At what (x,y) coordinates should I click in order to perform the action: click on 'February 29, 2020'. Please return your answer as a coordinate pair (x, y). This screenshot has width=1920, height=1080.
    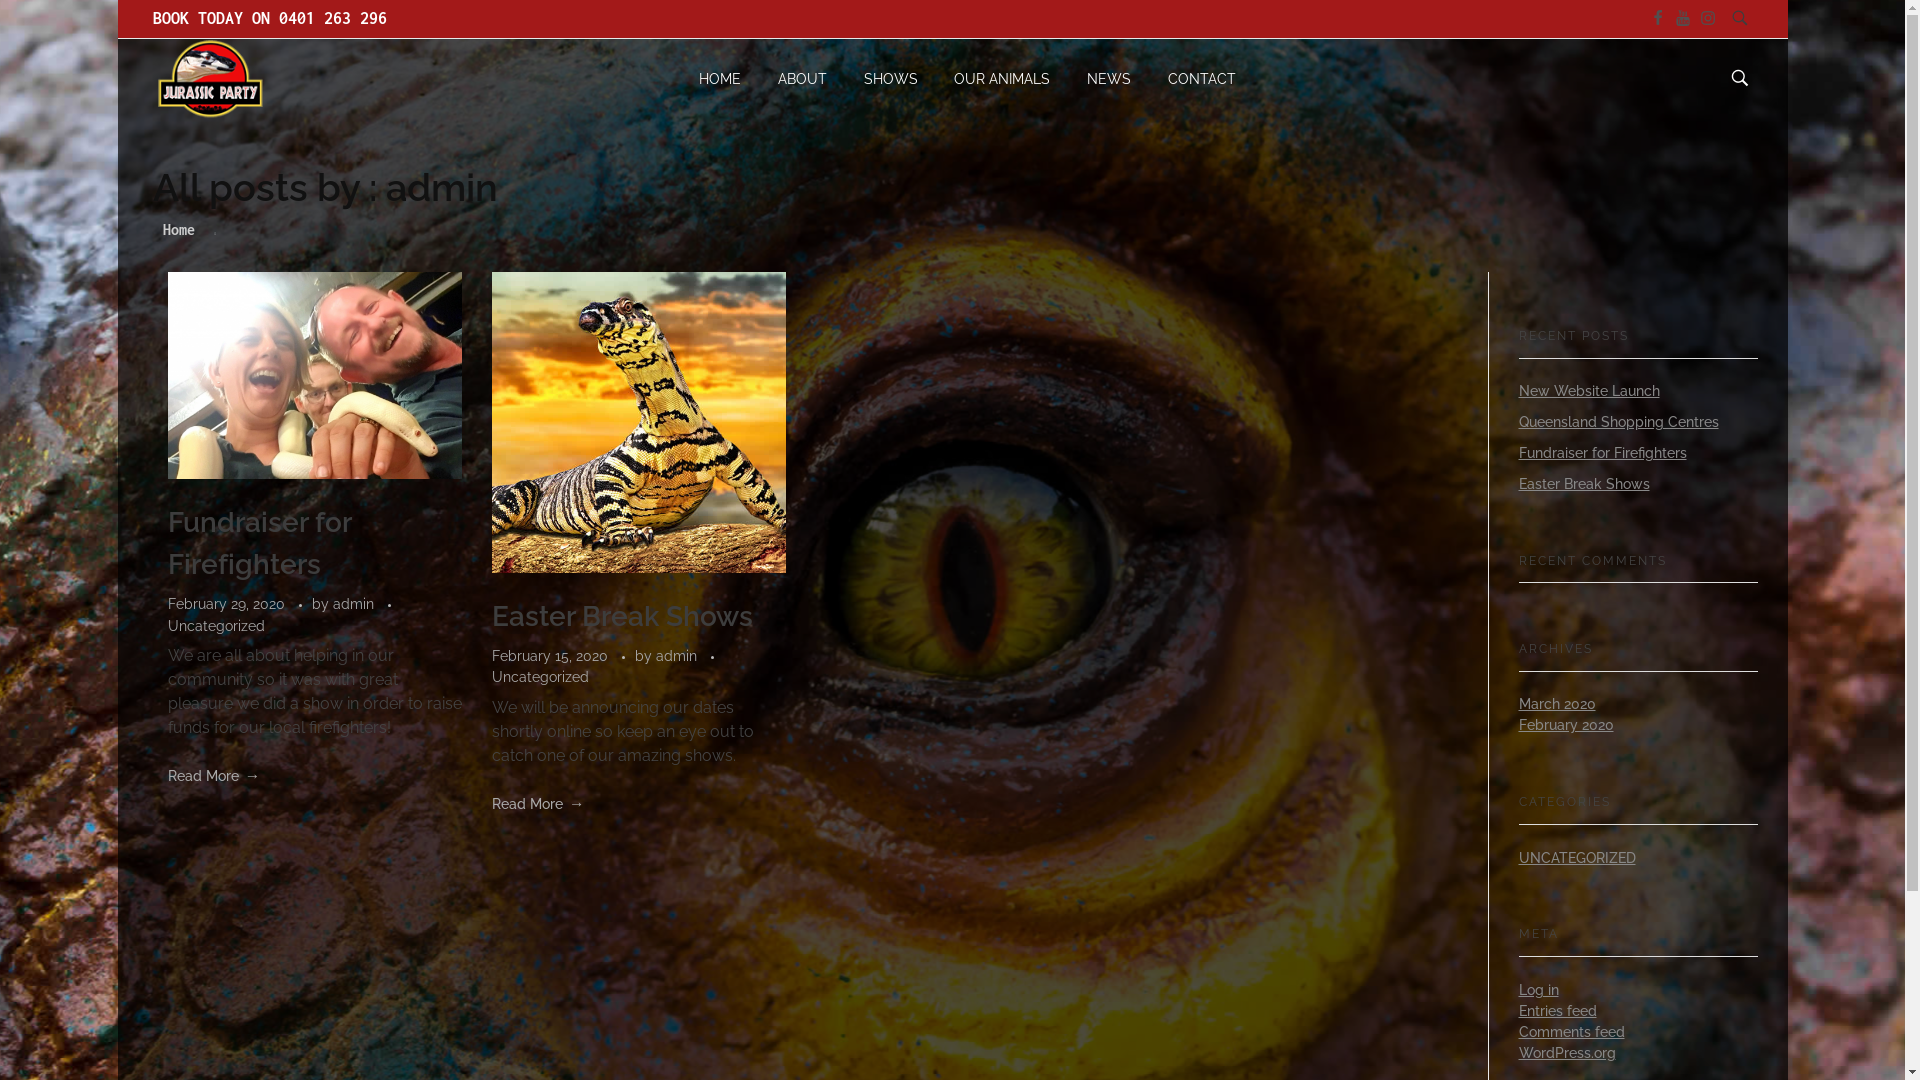
    Looking at the image, I should click on (168, 603).